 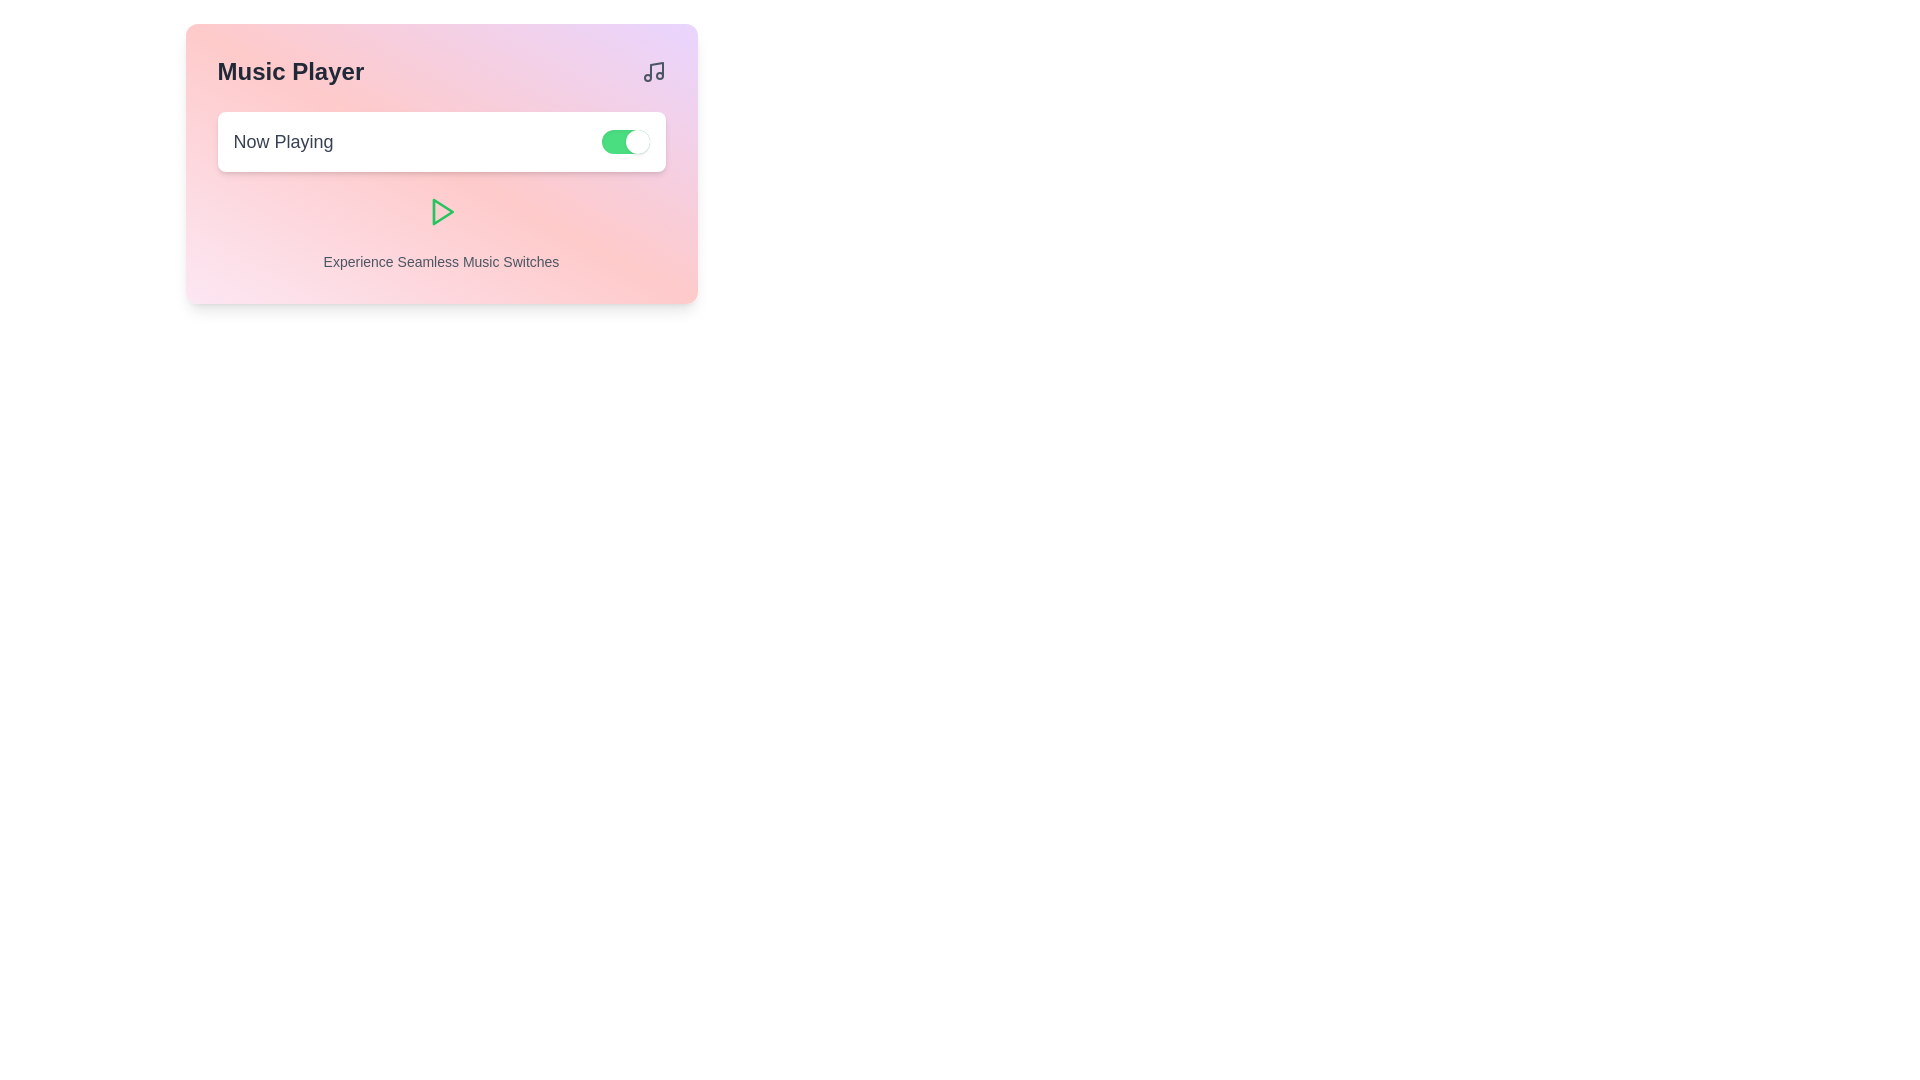 I want to click on the Information panel titled 'Music Player', which features a gradient background and contains a play button and toggle switch, so click(x=440, y=163).